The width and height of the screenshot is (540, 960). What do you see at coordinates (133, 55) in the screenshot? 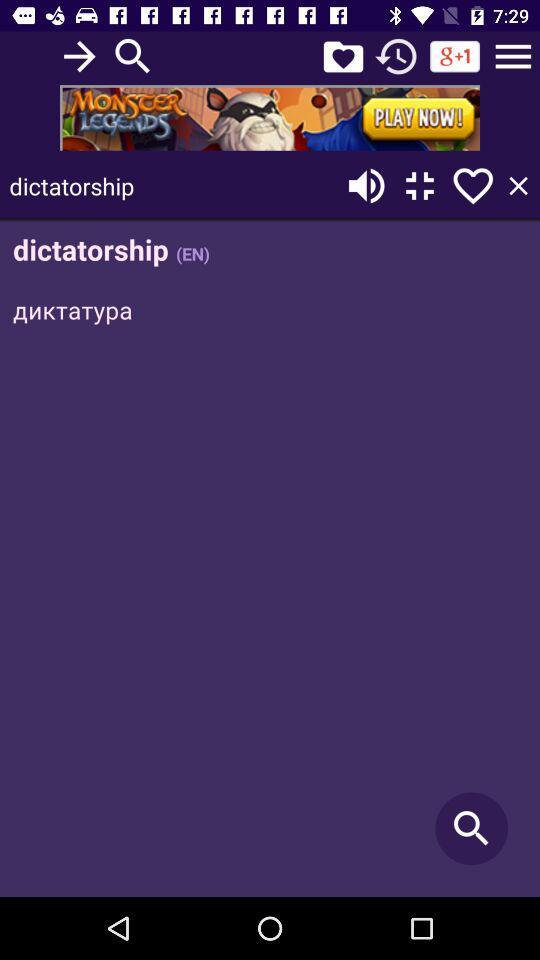
I see `search your query` at bounding box center [133, 55].